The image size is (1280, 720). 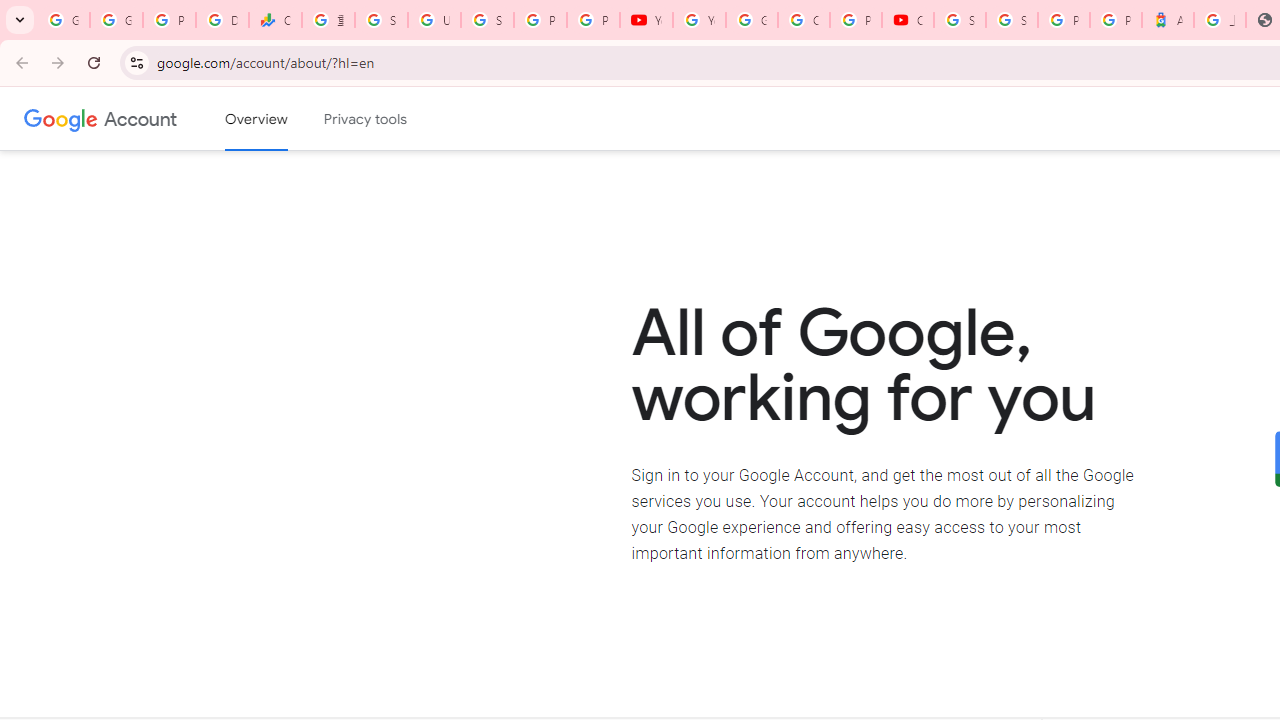 What do you see at coordinates (63, 20) in the screenshot?
I see `'Google Workspace Admin Community'` at bounding box center [63, 20].